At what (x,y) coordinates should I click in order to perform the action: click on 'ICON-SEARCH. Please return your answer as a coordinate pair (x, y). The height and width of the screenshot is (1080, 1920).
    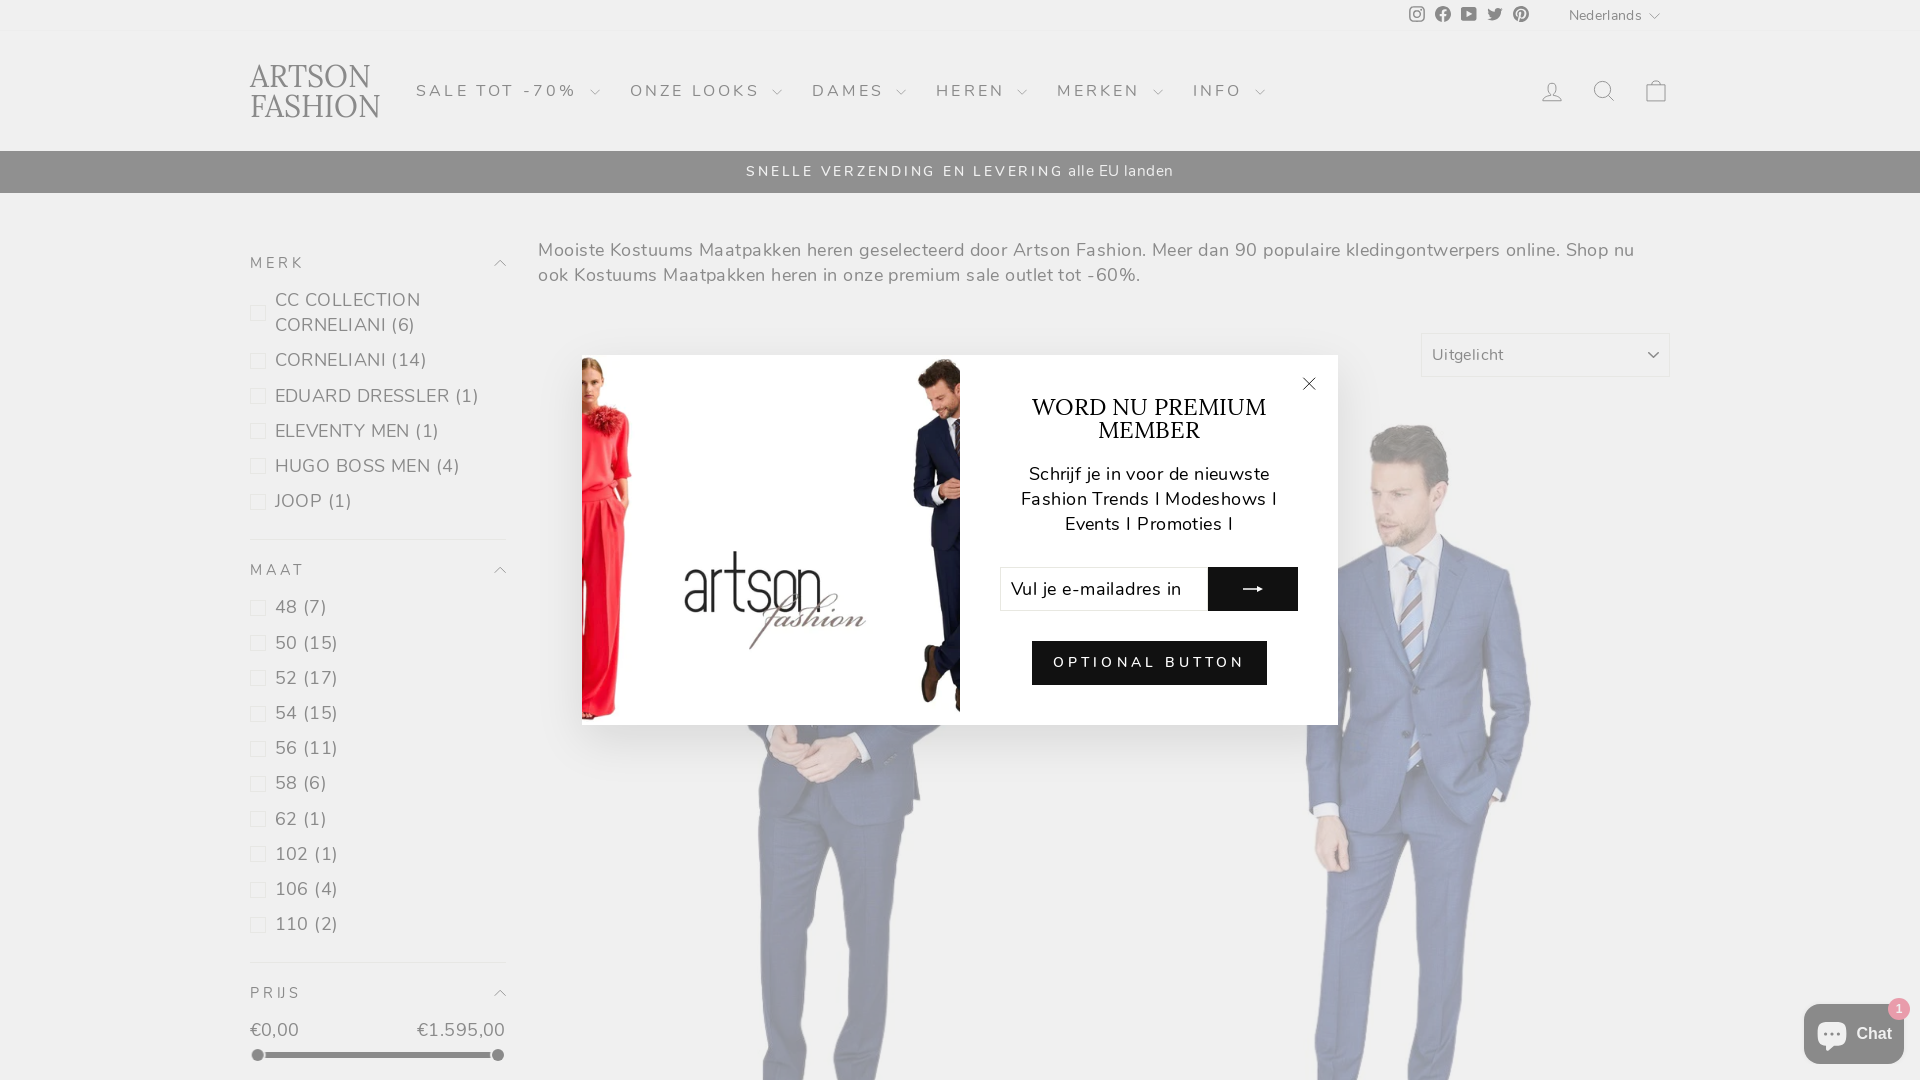
    Looking at the image, I should click on (1603, 91).